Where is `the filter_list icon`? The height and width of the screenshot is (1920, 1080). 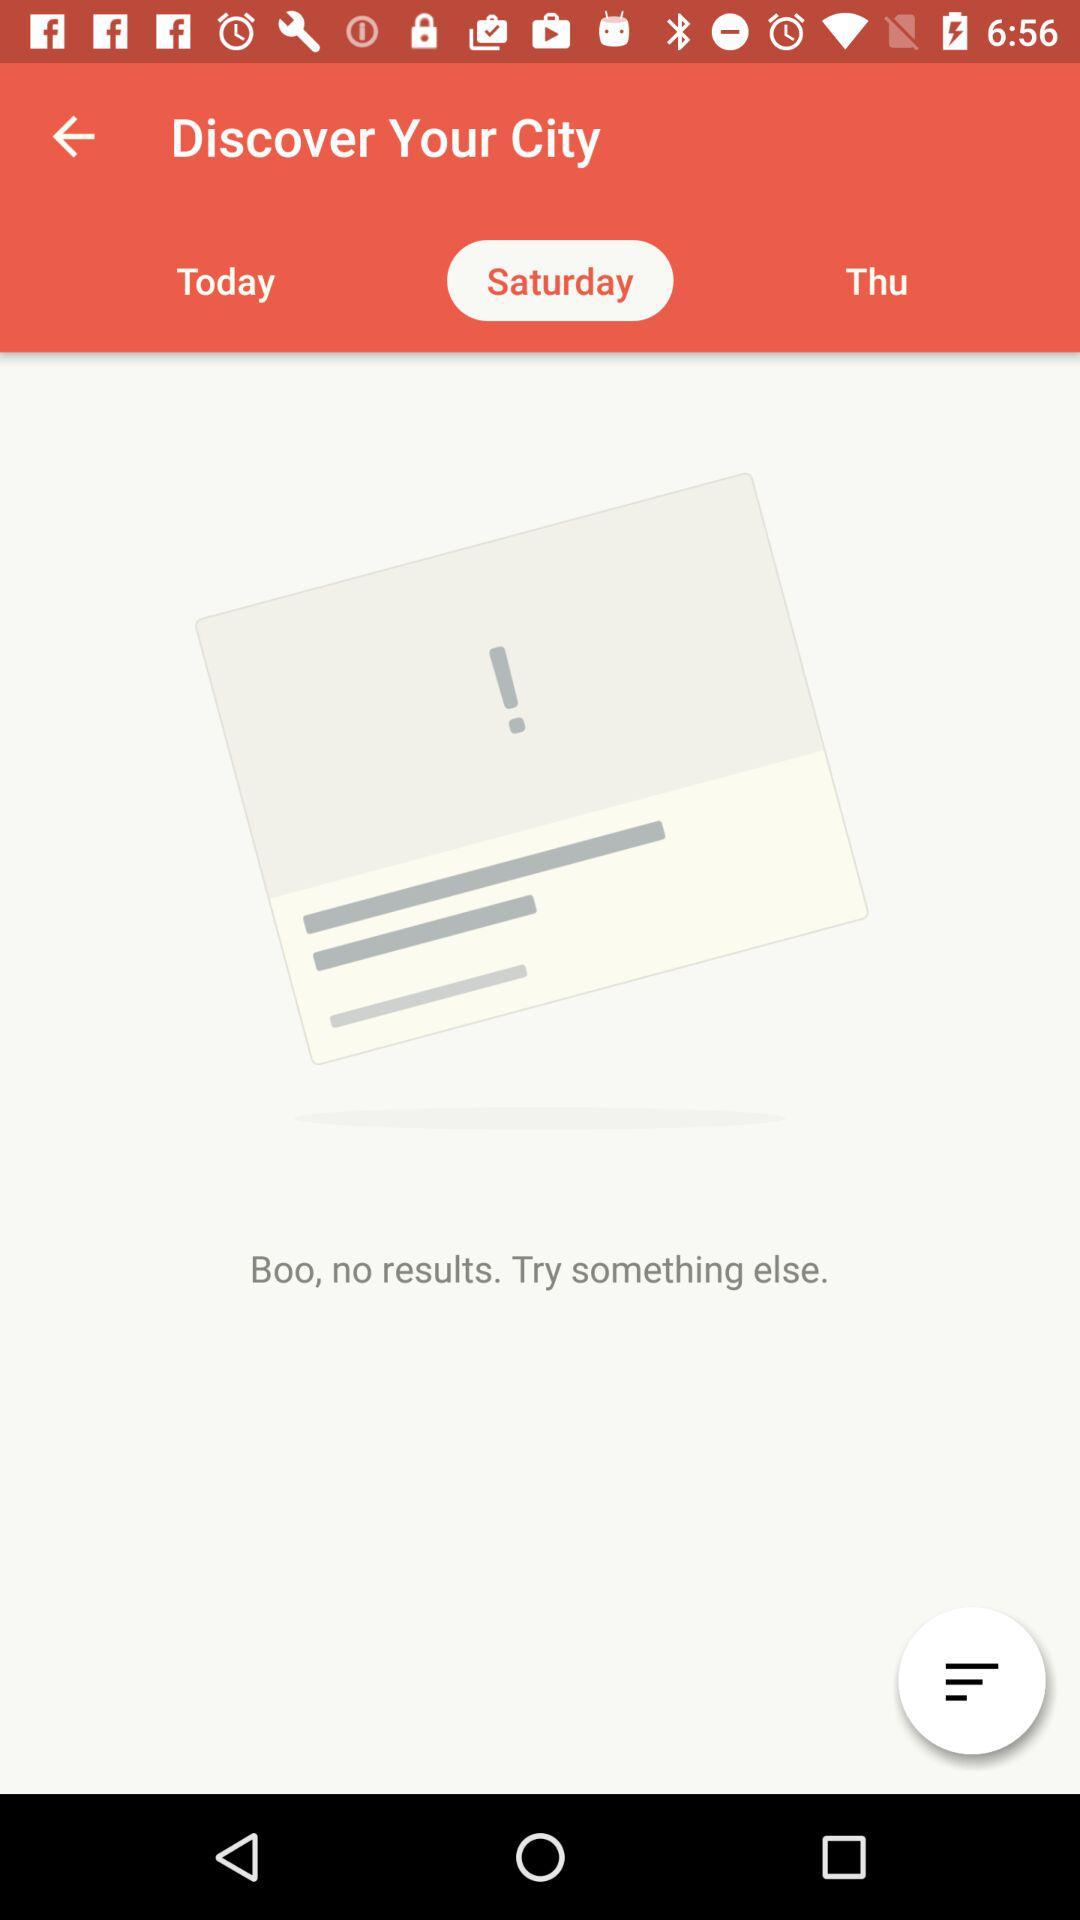
the filter_list icon is located at coordinates (971, 1680).